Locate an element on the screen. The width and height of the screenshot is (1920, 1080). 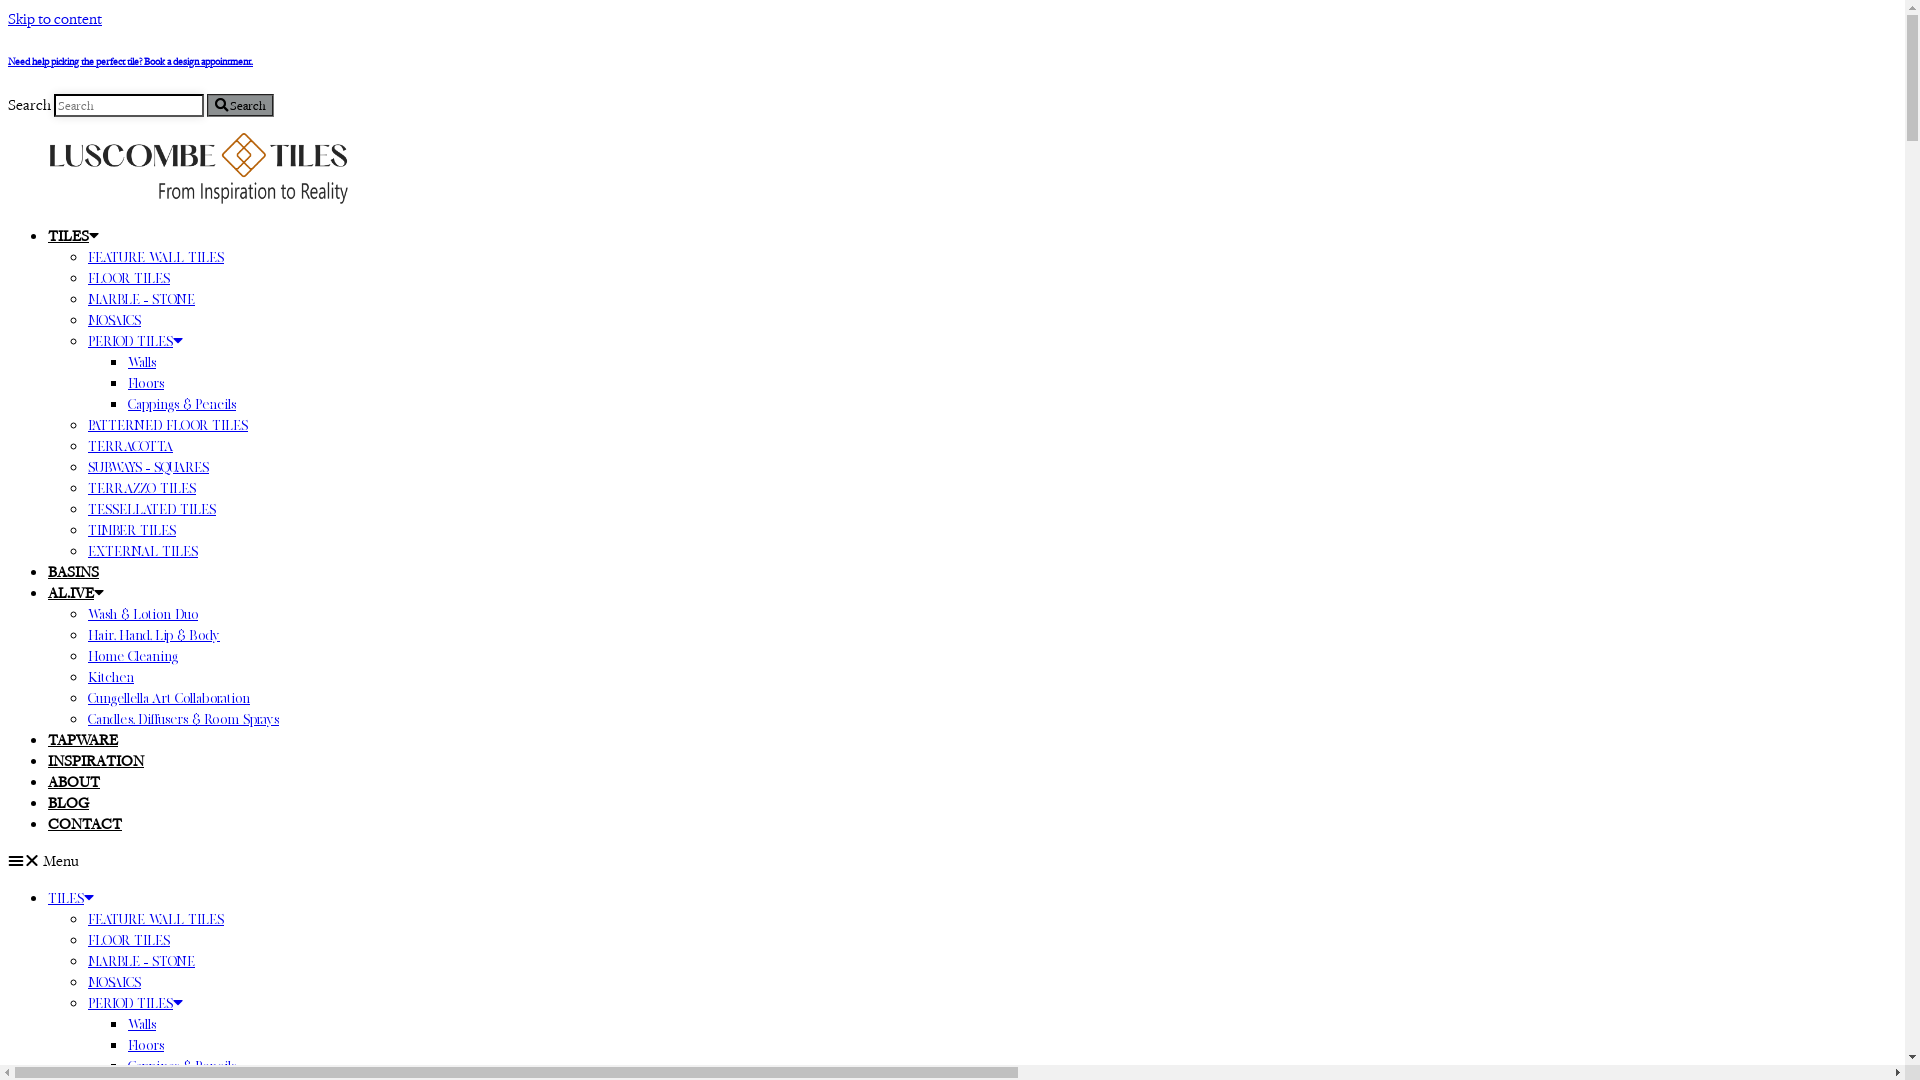
'Hair, Hand, Lip & Body' is located at coordinates (152, 635).